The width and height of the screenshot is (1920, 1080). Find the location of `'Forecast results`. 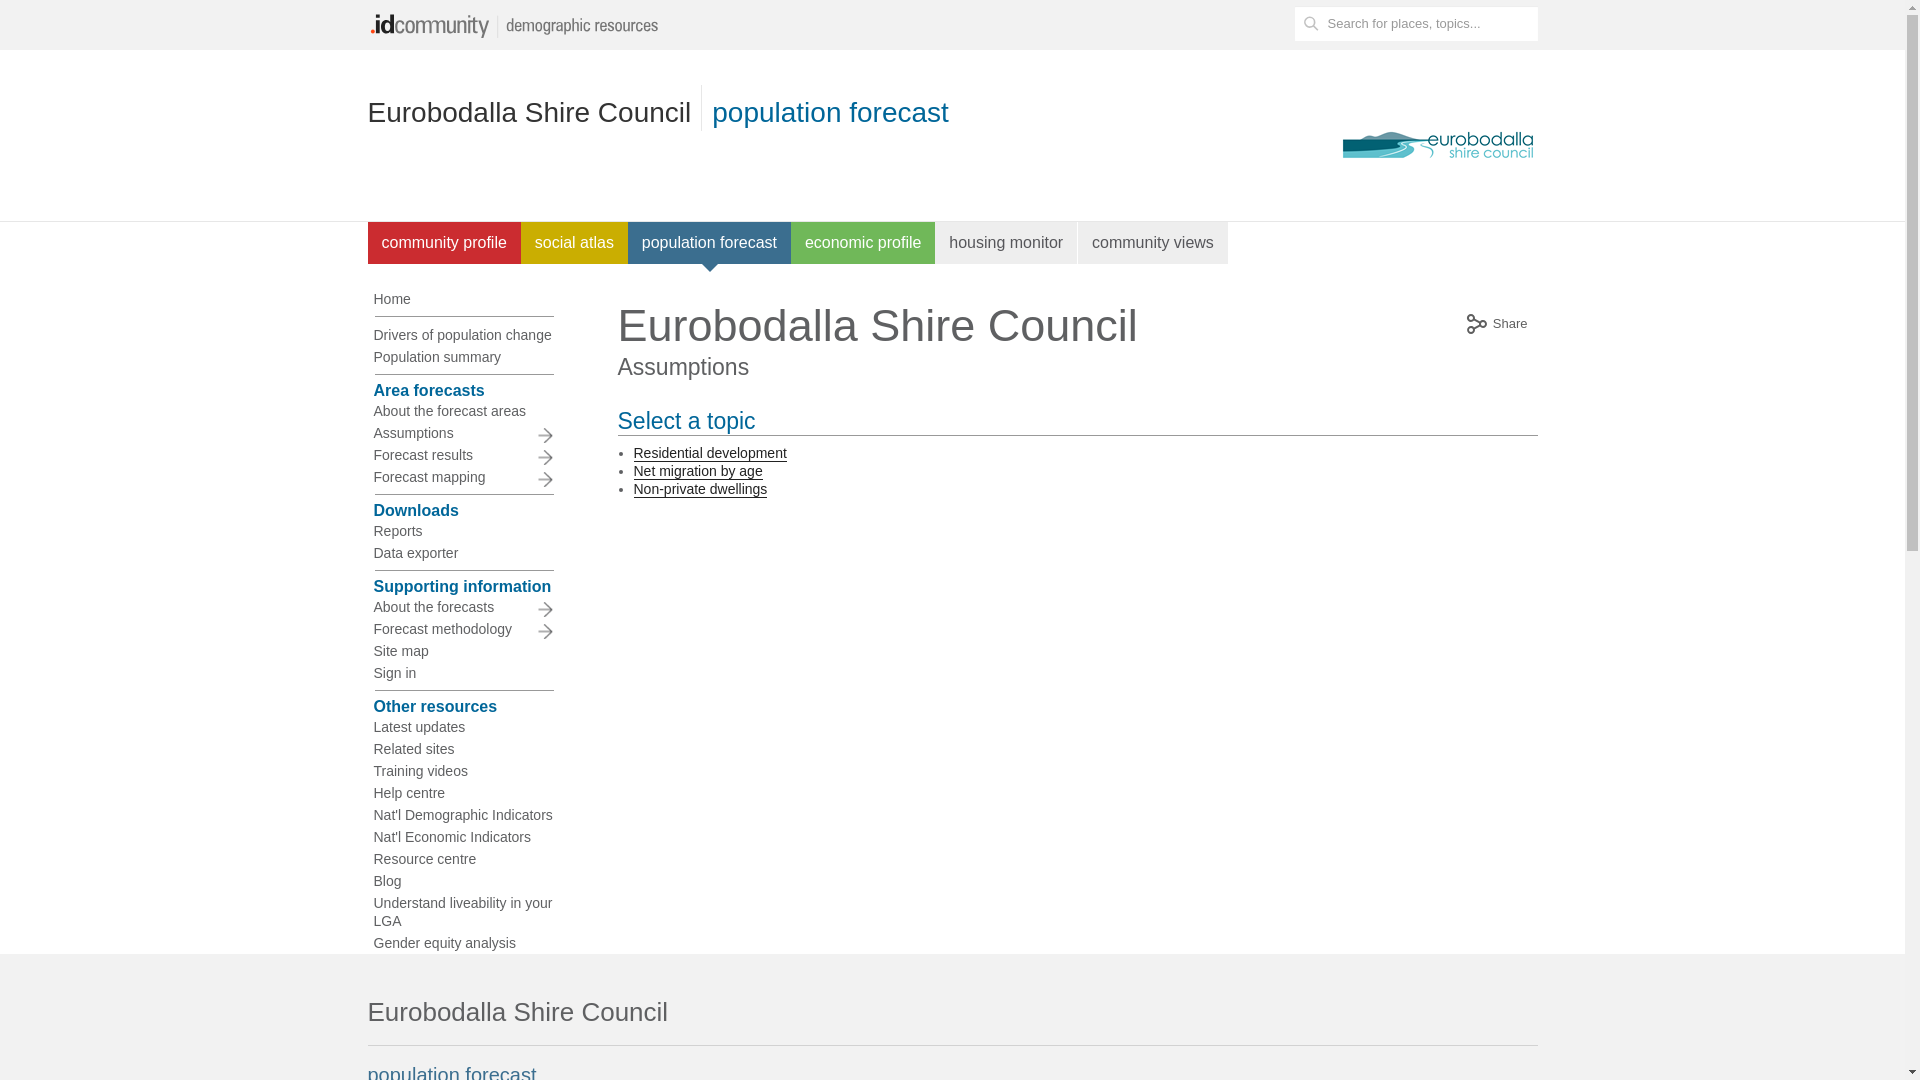

'Forecast results is located at coordinates (368, 455).